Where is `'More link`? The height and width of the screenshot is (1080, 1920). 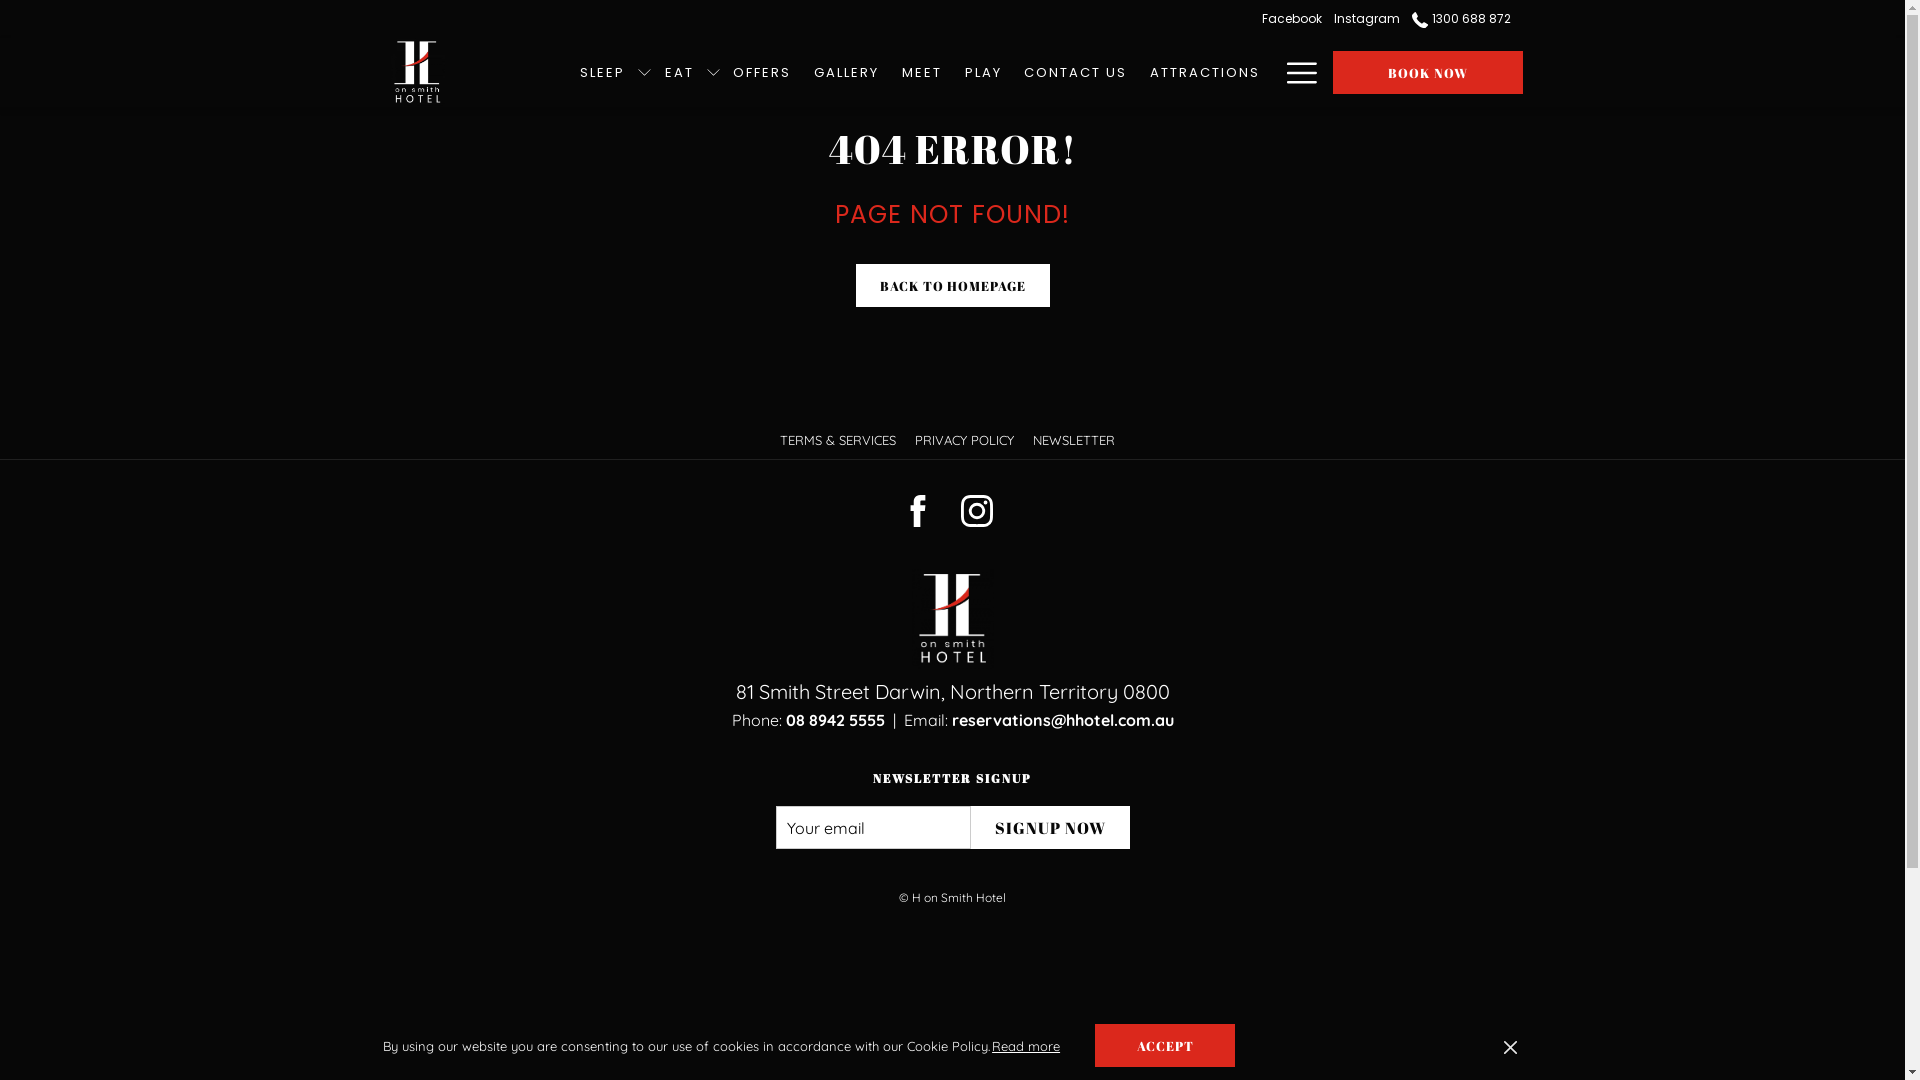 'More link is located at coordinates (1294, 71).